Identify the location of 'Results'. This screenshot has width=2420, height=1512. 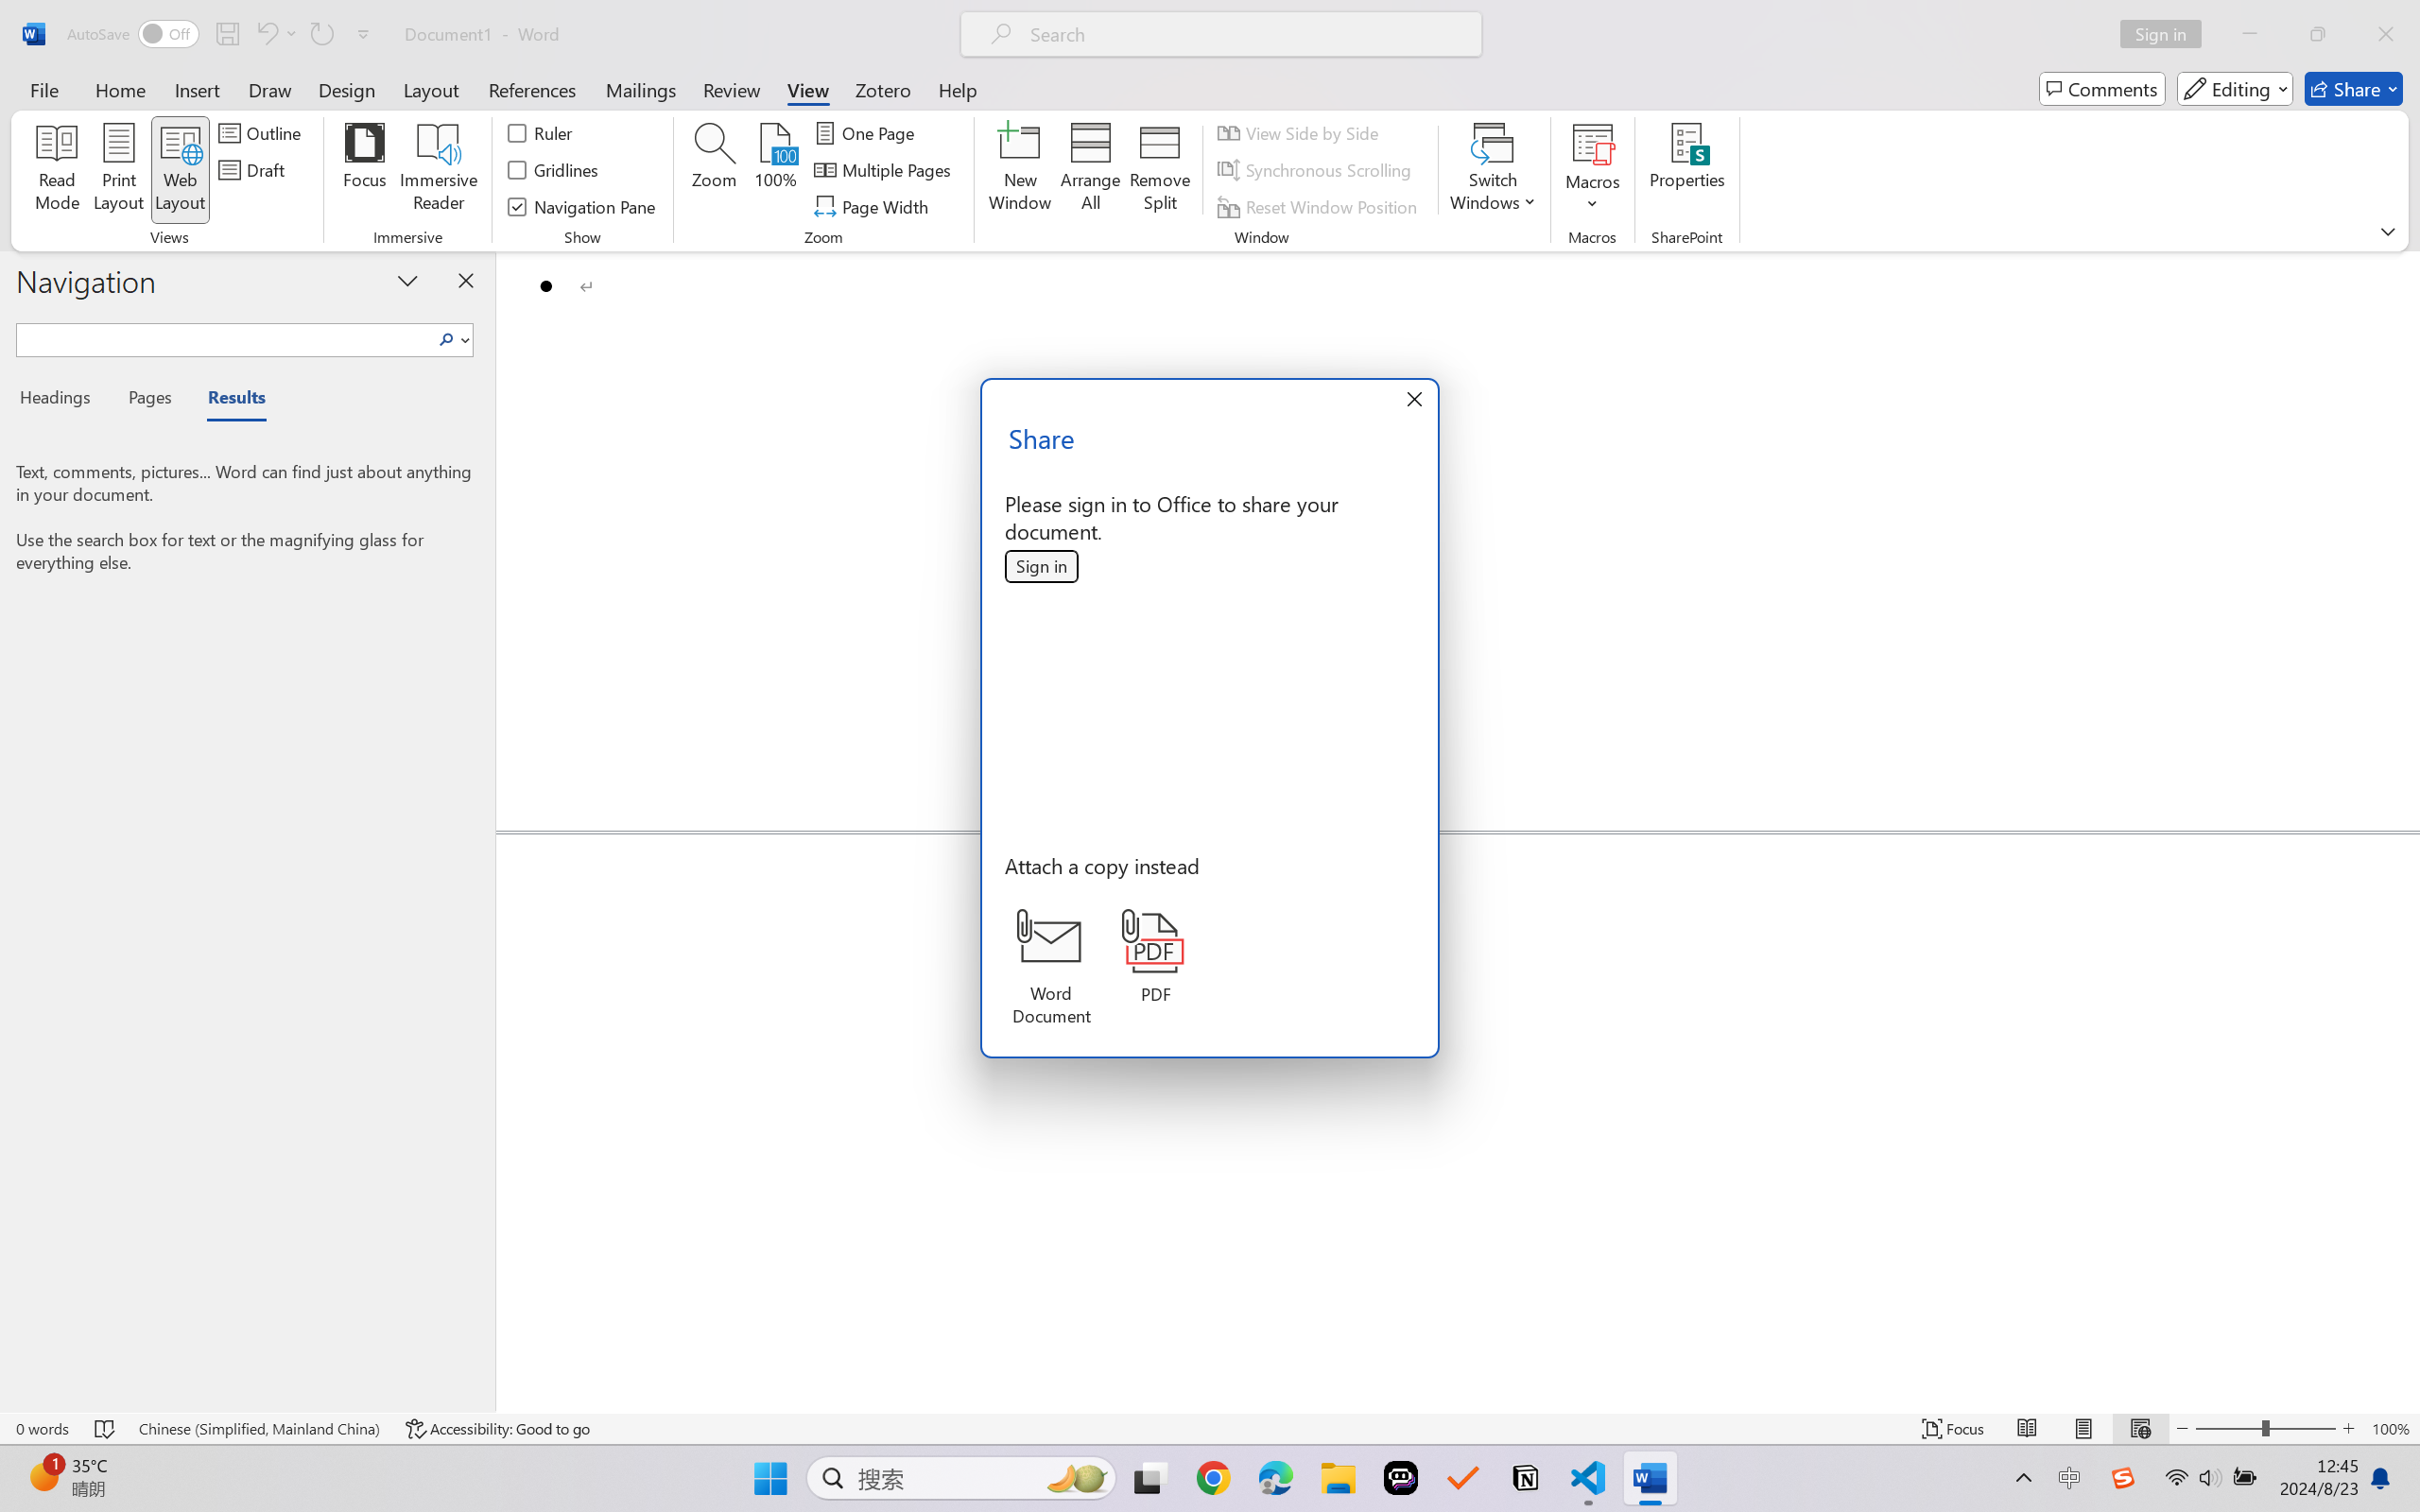
(226, 401).